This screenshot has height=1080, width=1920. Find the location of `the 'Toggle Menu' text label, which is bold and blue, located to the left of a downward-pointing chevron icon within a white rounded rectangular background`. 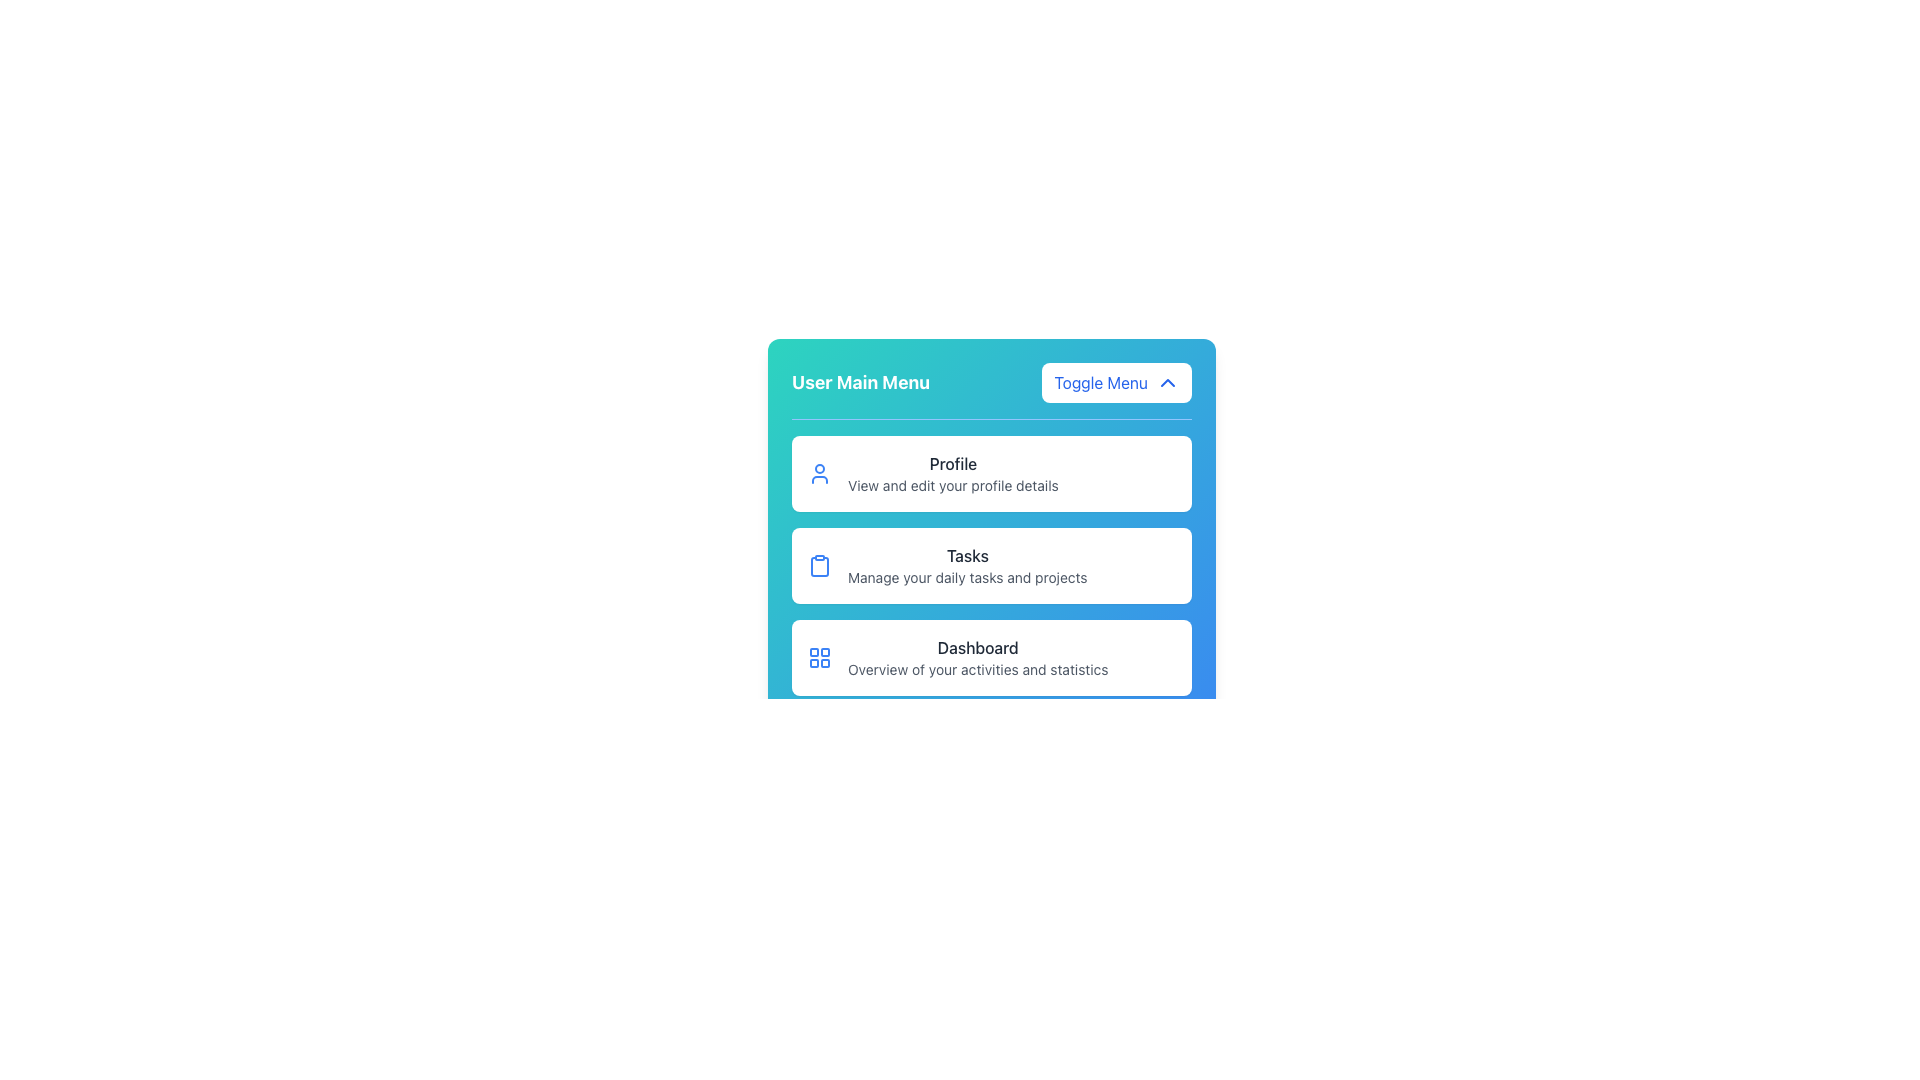

the 'Toggle Menu' text label, which is bold and blue, located to the left of a downward-pointing chevron icon within a white rounded rectangular background is located at coordinates (1100, 382).